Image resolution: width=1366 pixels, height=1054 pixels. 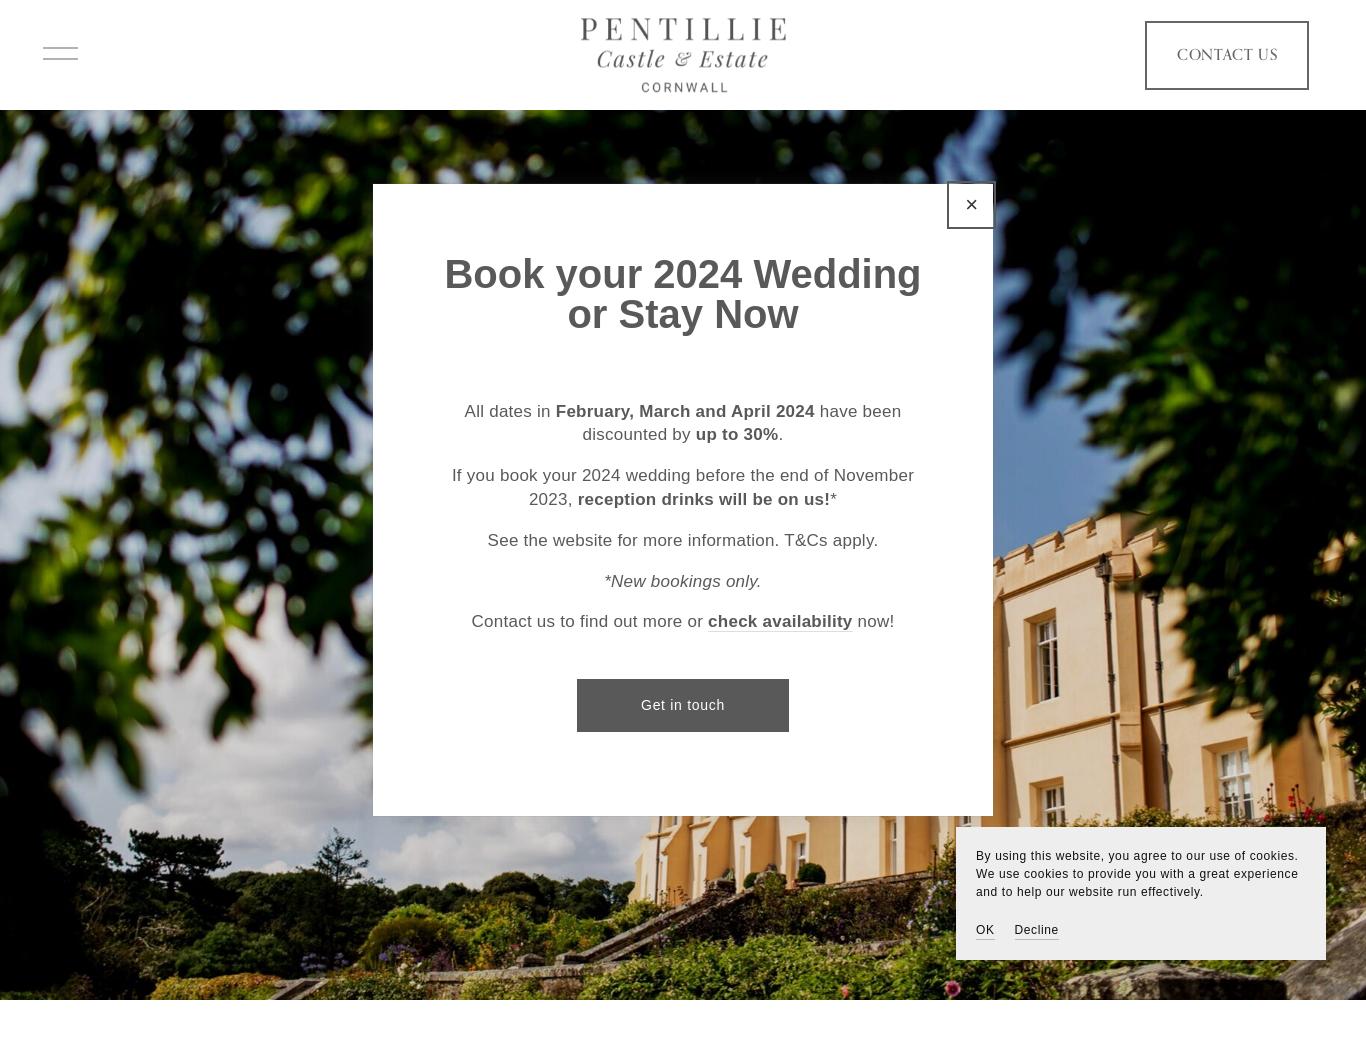 What do you see at coordinates (683, 580) in the screenshot?
I see `'Exclusively Yours'` at bounding box center [683, 580].